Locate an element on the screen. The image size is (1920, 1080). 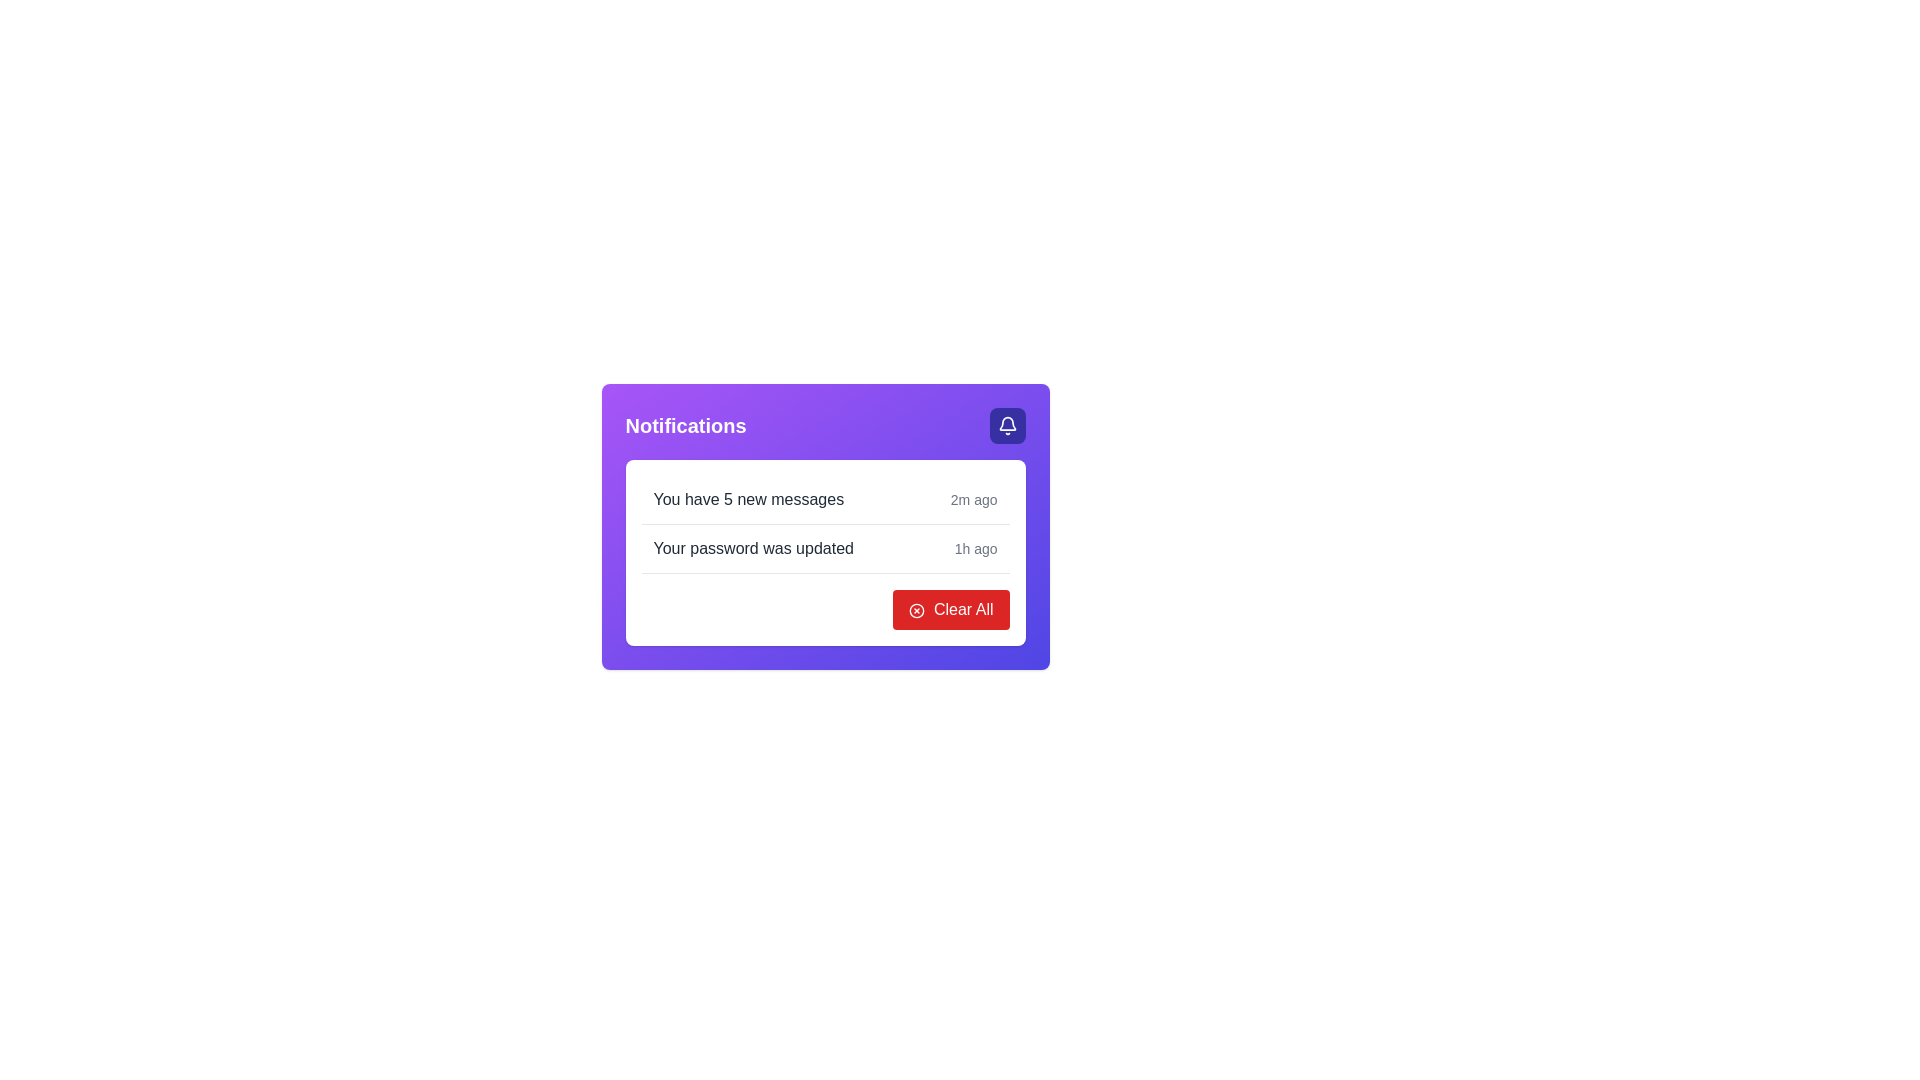
the rounded rectangular button with a deep indigo background and a simplified bell icon is located at coordinates (1007, 424).